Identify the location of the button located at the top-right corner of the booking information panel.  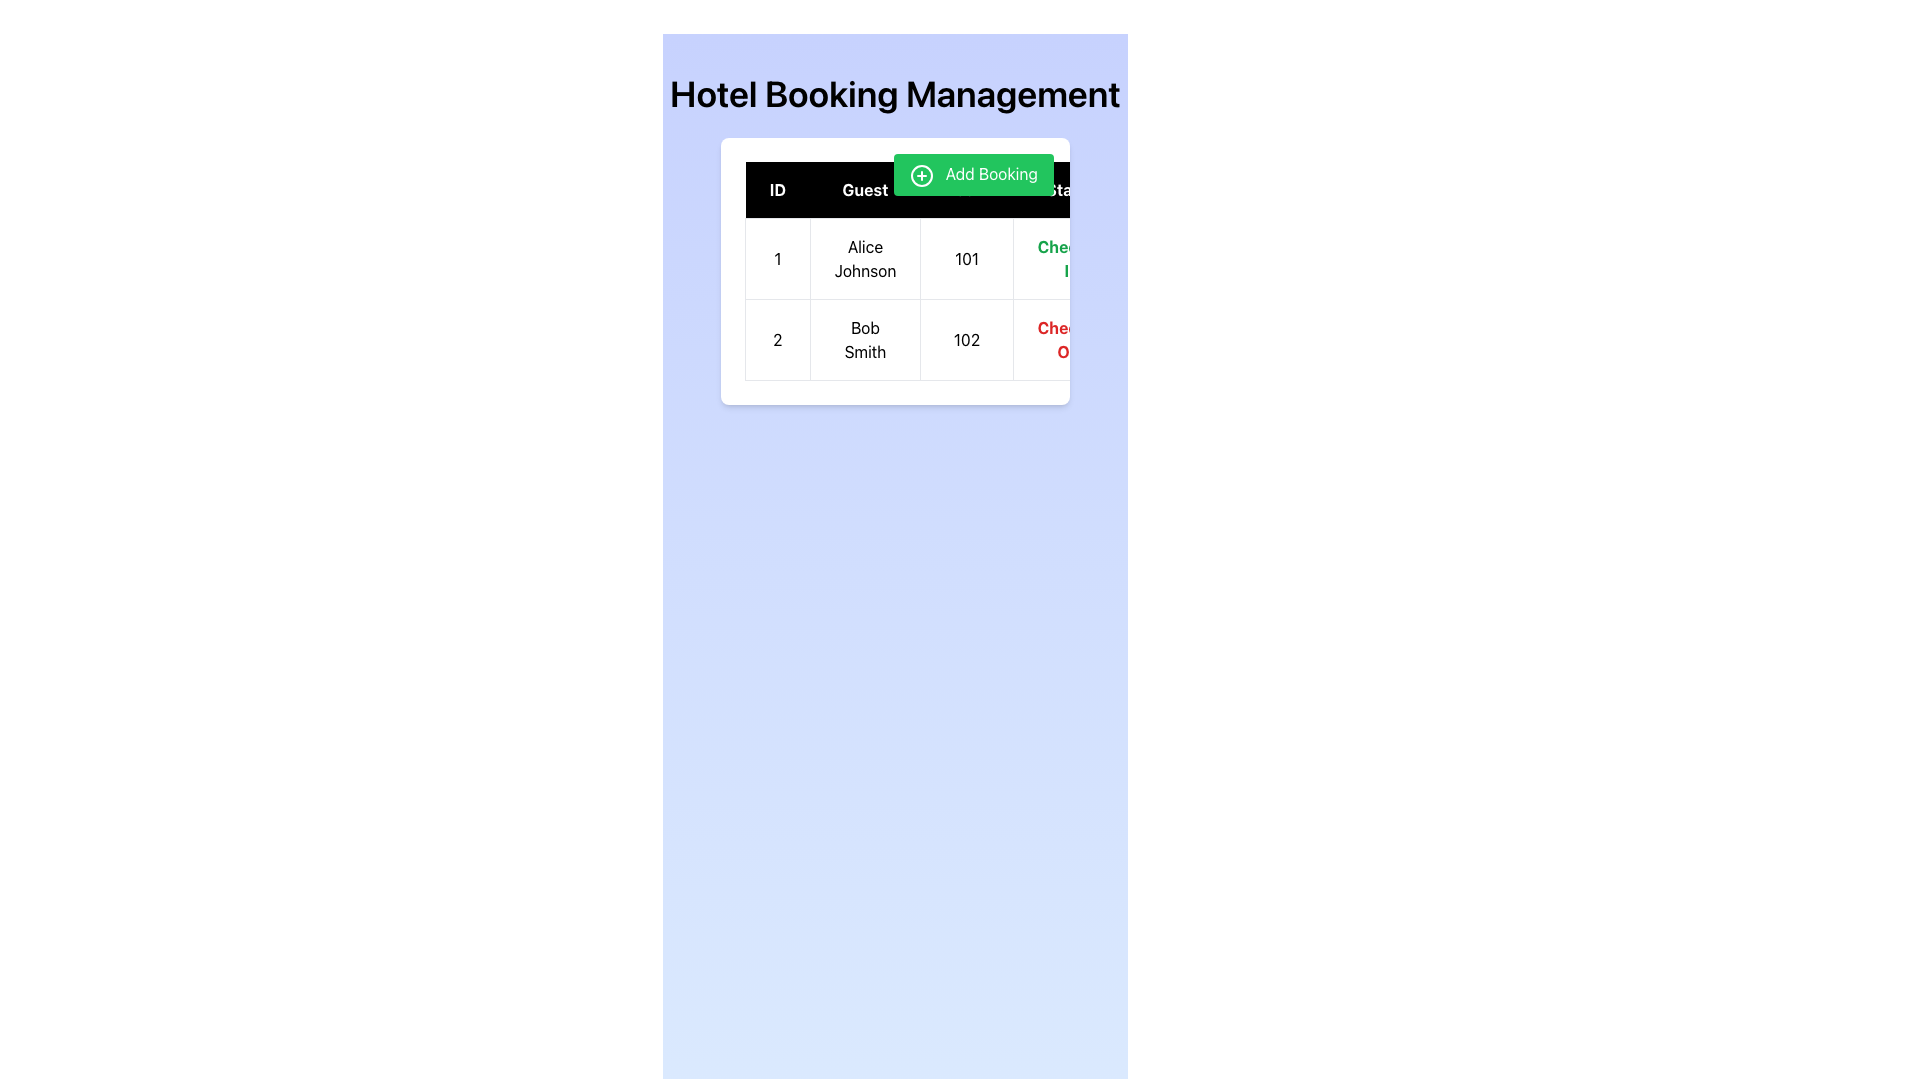
(973, 173).